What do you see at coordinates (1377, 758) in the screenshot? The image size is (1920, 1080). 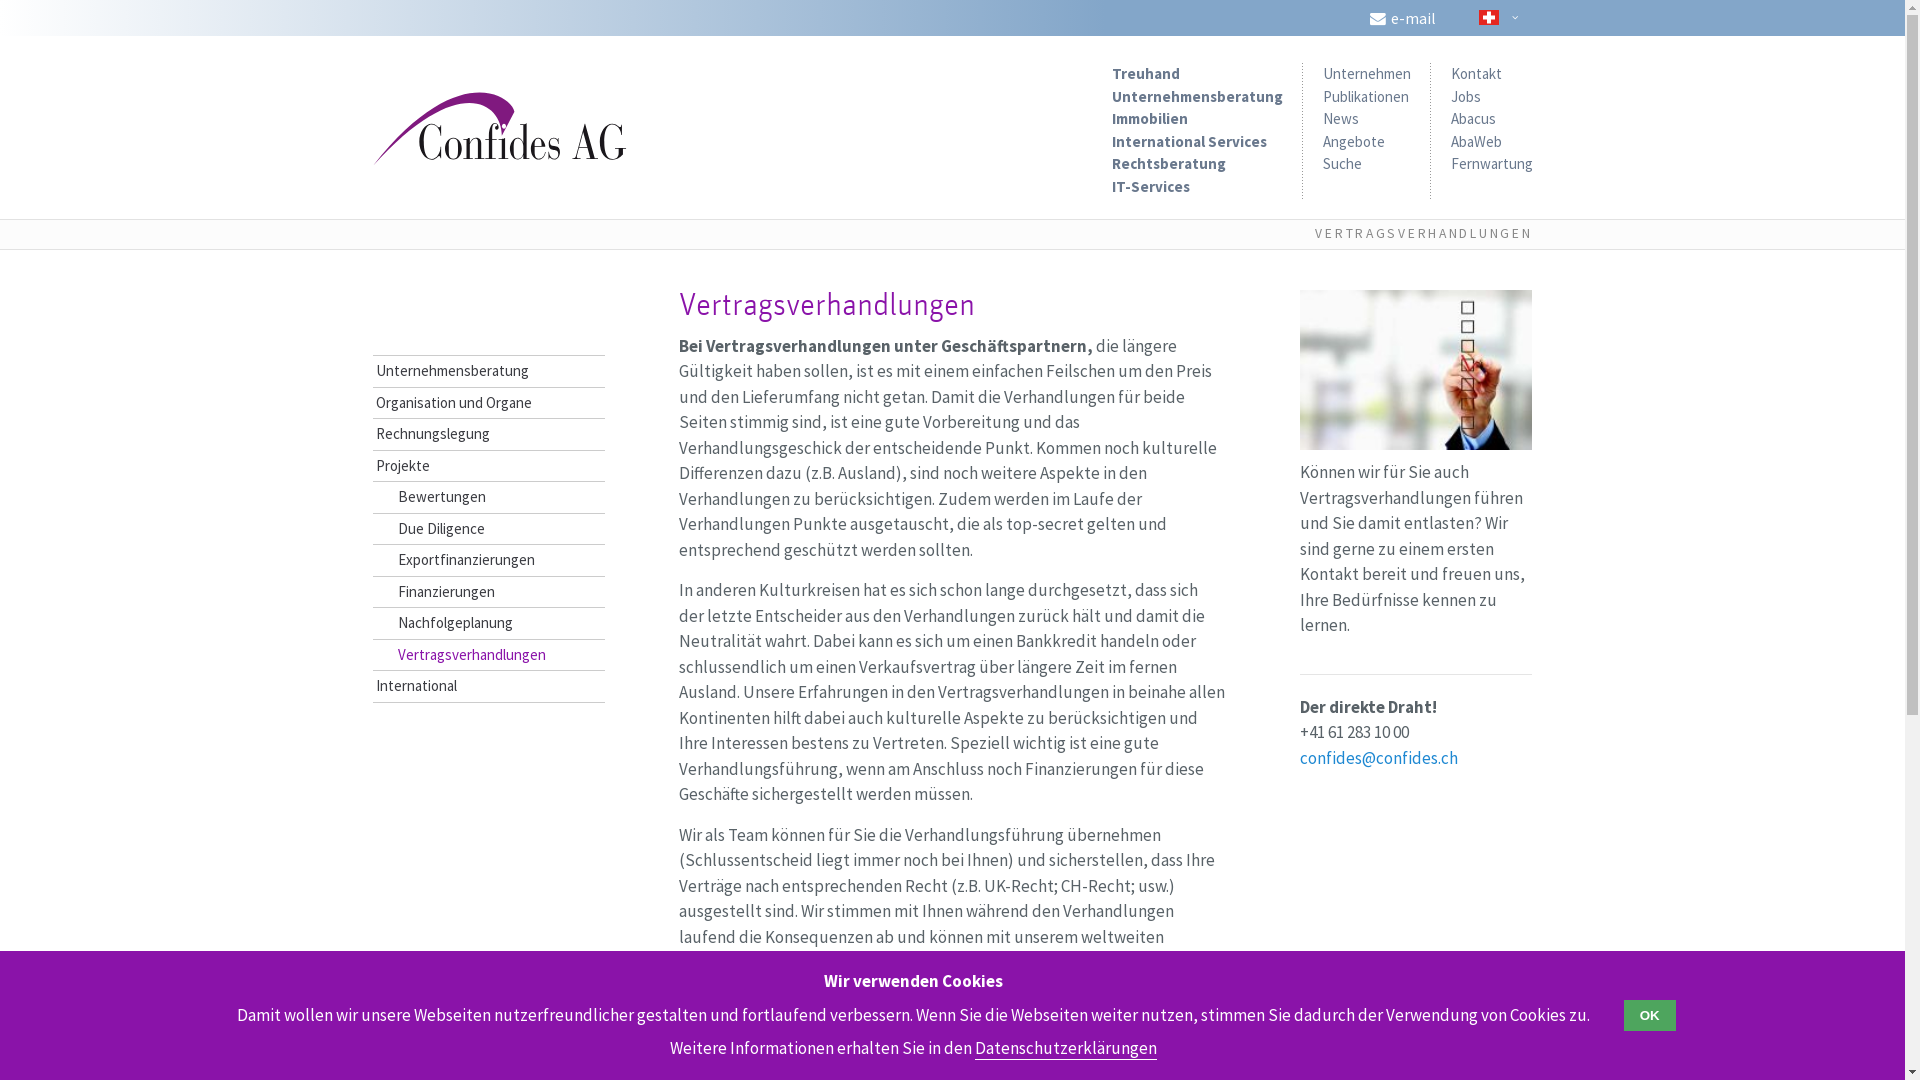 I see `'confides@confides.ch'` at bounding box center [1377, 758].